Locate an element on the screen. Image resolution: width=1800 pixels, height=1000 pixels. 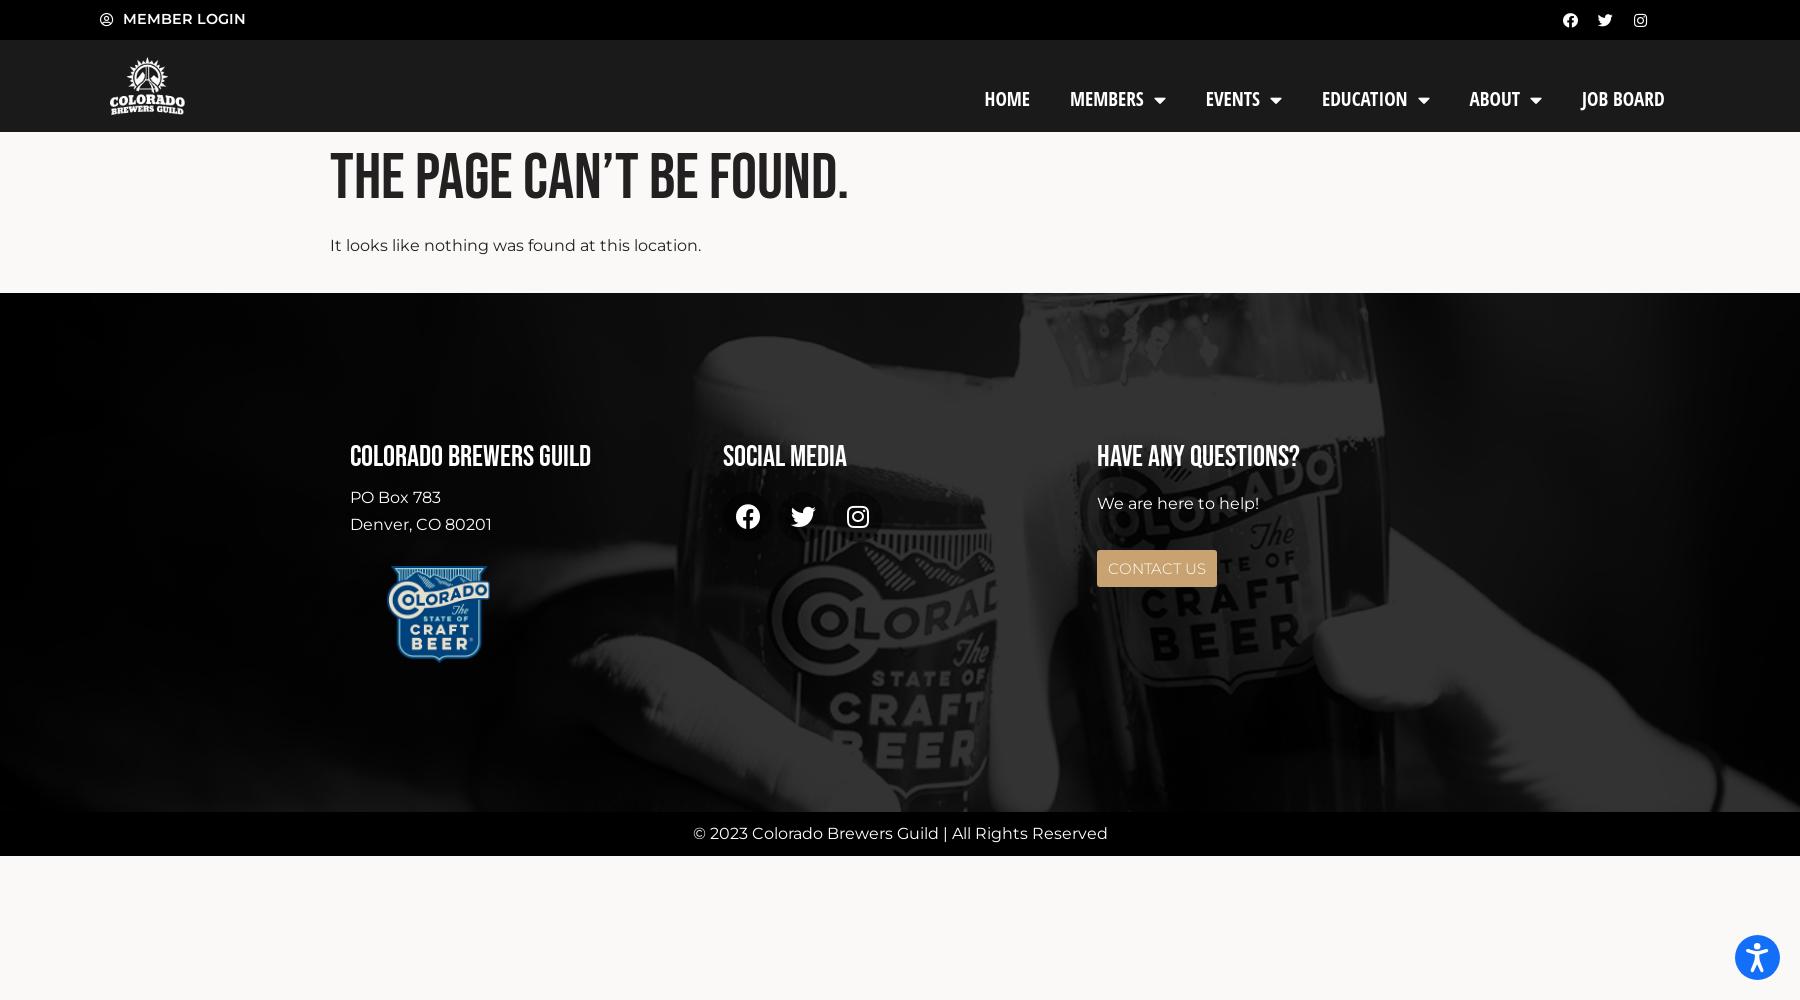
'Have Any Questions?' is located at coordinates (1196, 455).